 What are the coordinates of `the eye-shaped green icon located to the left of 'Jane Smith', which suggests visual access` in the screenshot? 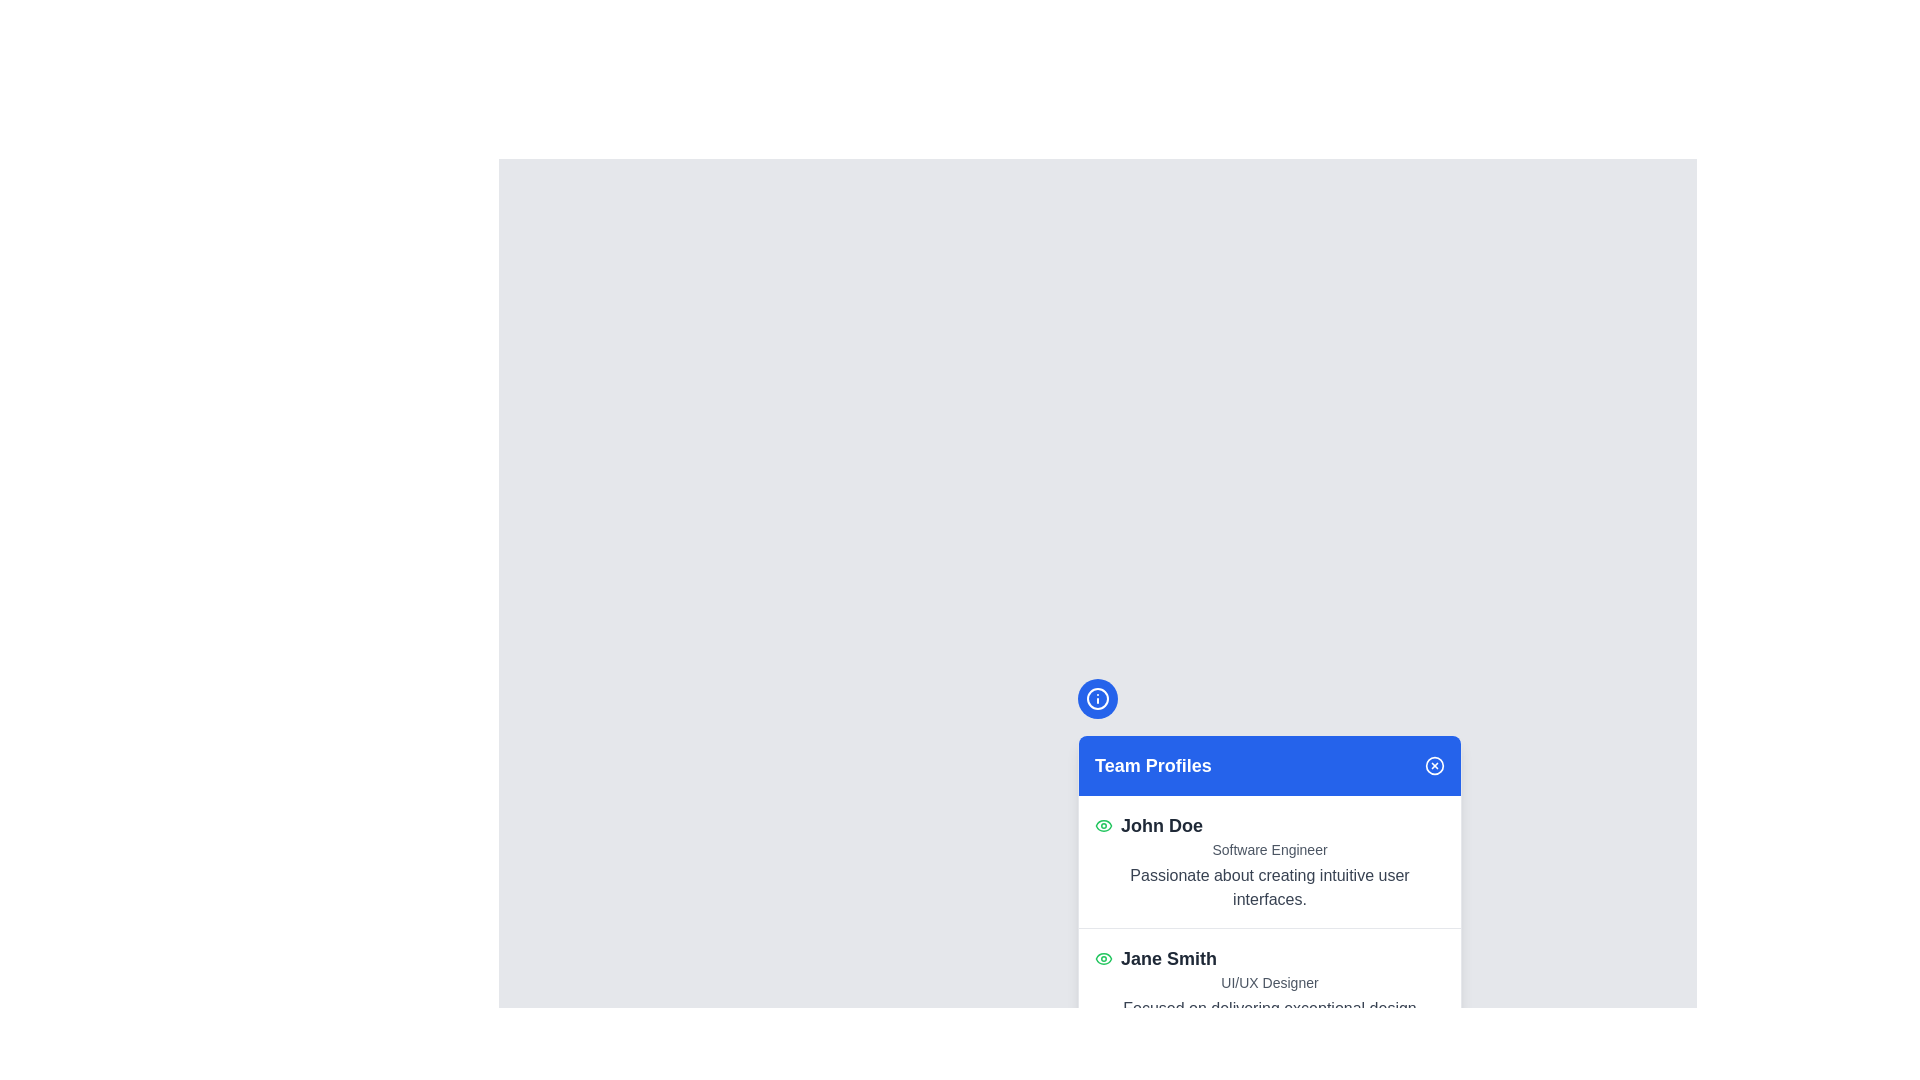 It's located at (1103, 958).